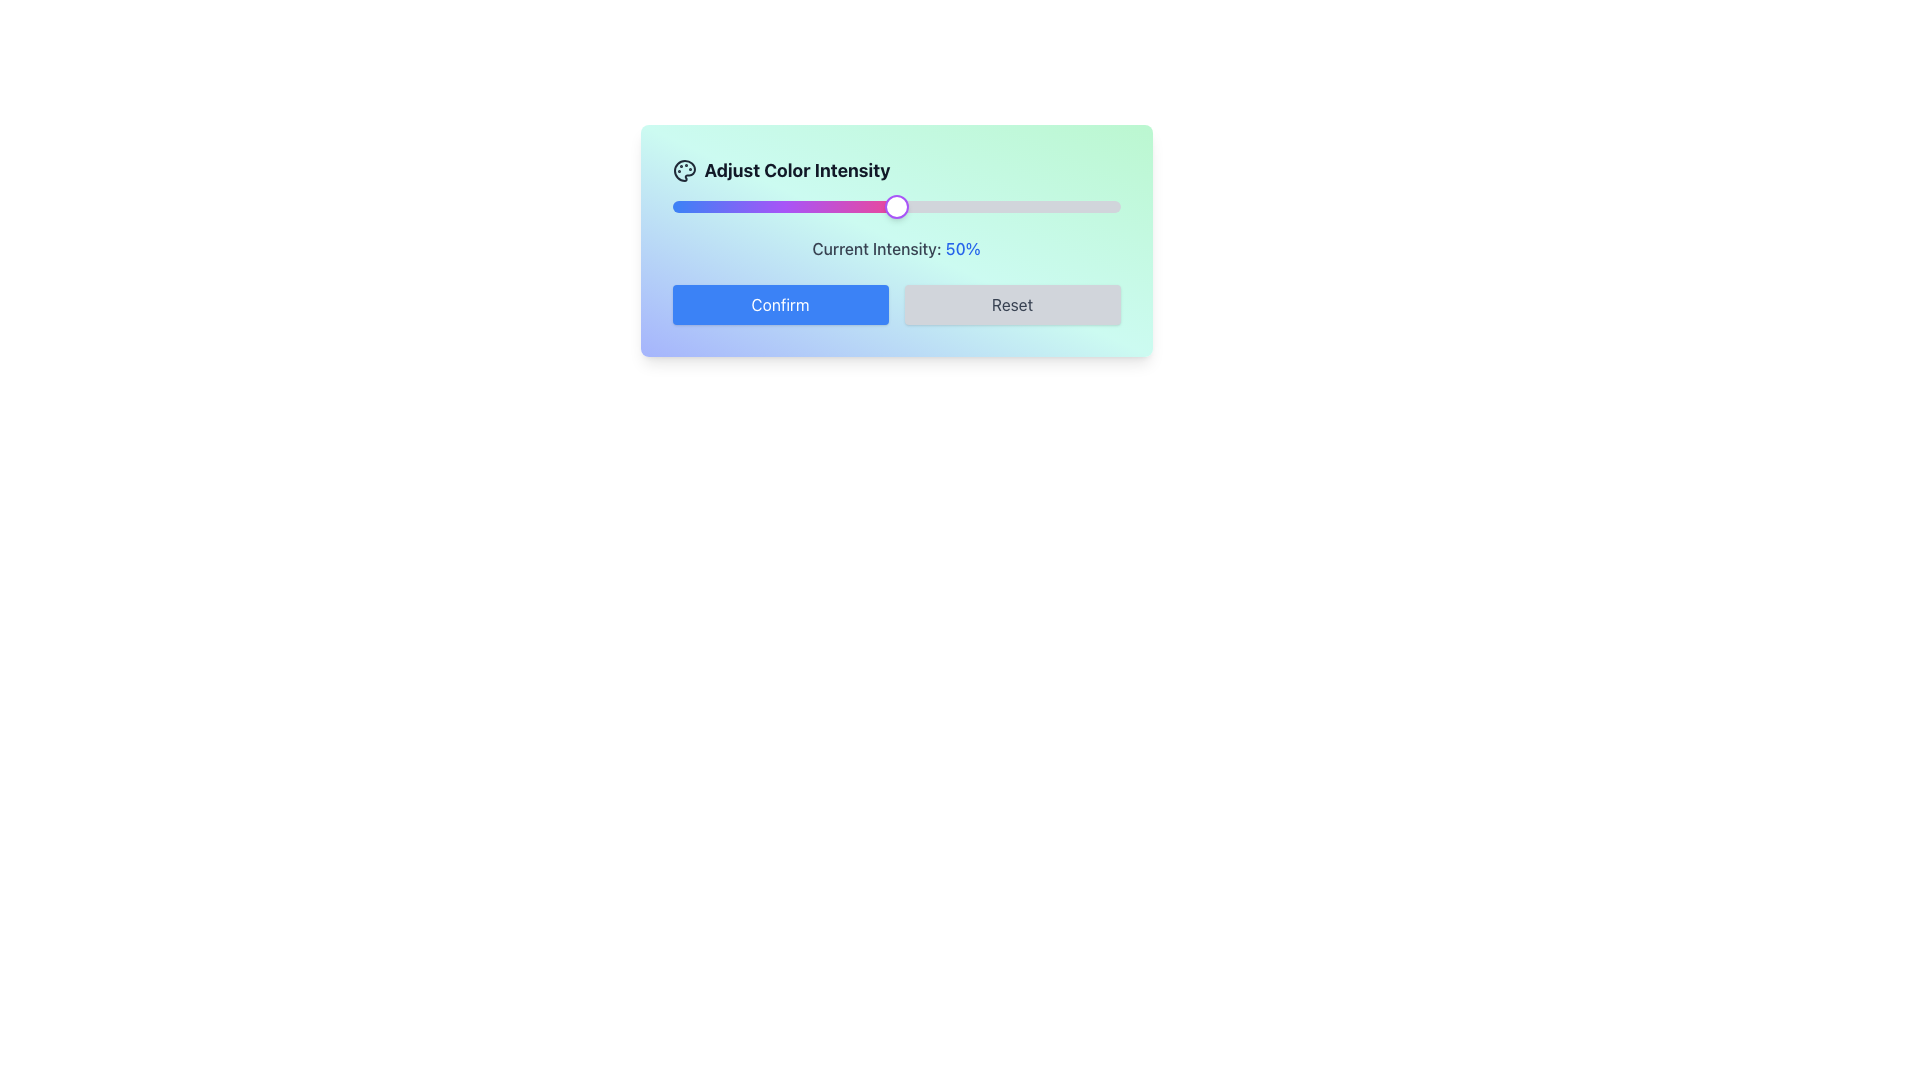 The width and height of the screenshot is (1920, 1080). What do you see at coordinates (684, 169) in the screenshot?
I see `the color adjustment icon located to the left of the 'Adjust Color Intensity' label at the top of the dialog box` at bounding box center [684, 169].